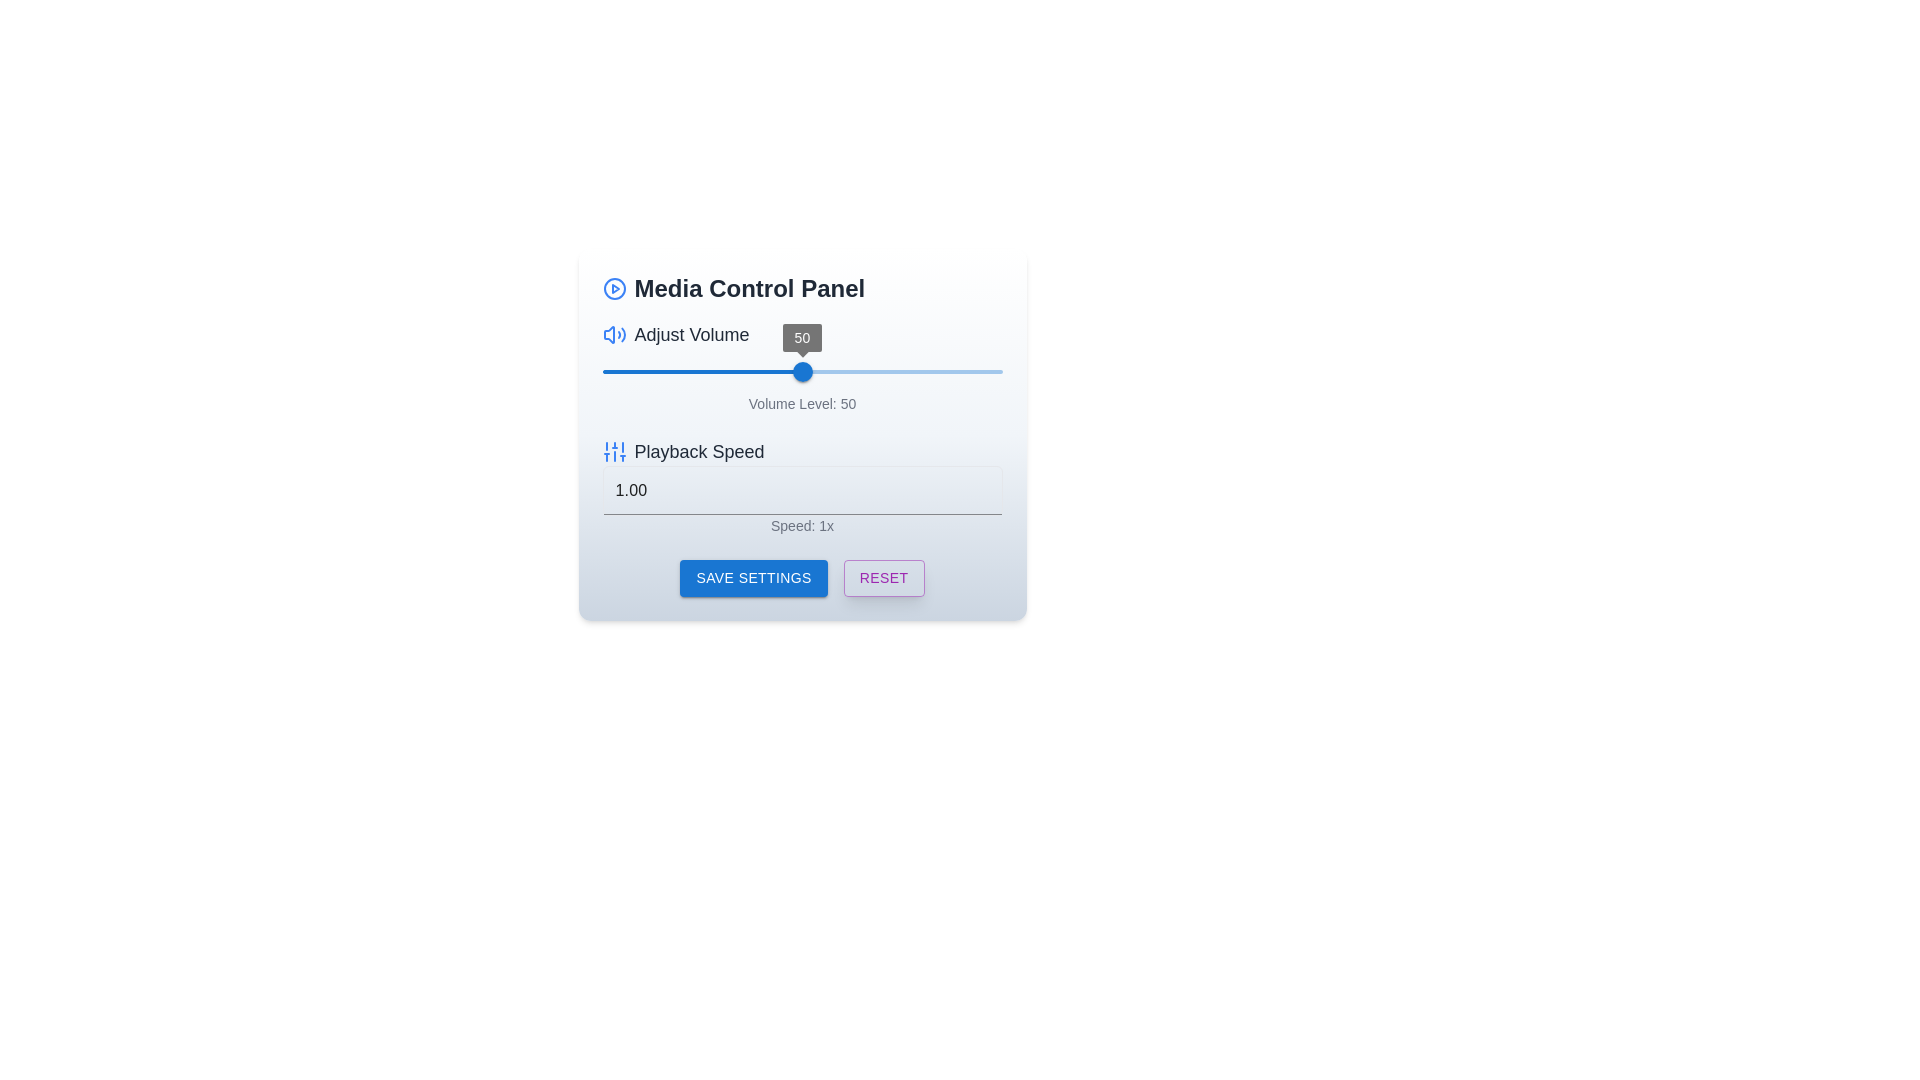  Describe the element at coordinates (613, 289) in the screenshot. I see `the SVG Circle that serves as the circular boundary of the play button icon located in the 'Media Control Panel' header area` at that location.